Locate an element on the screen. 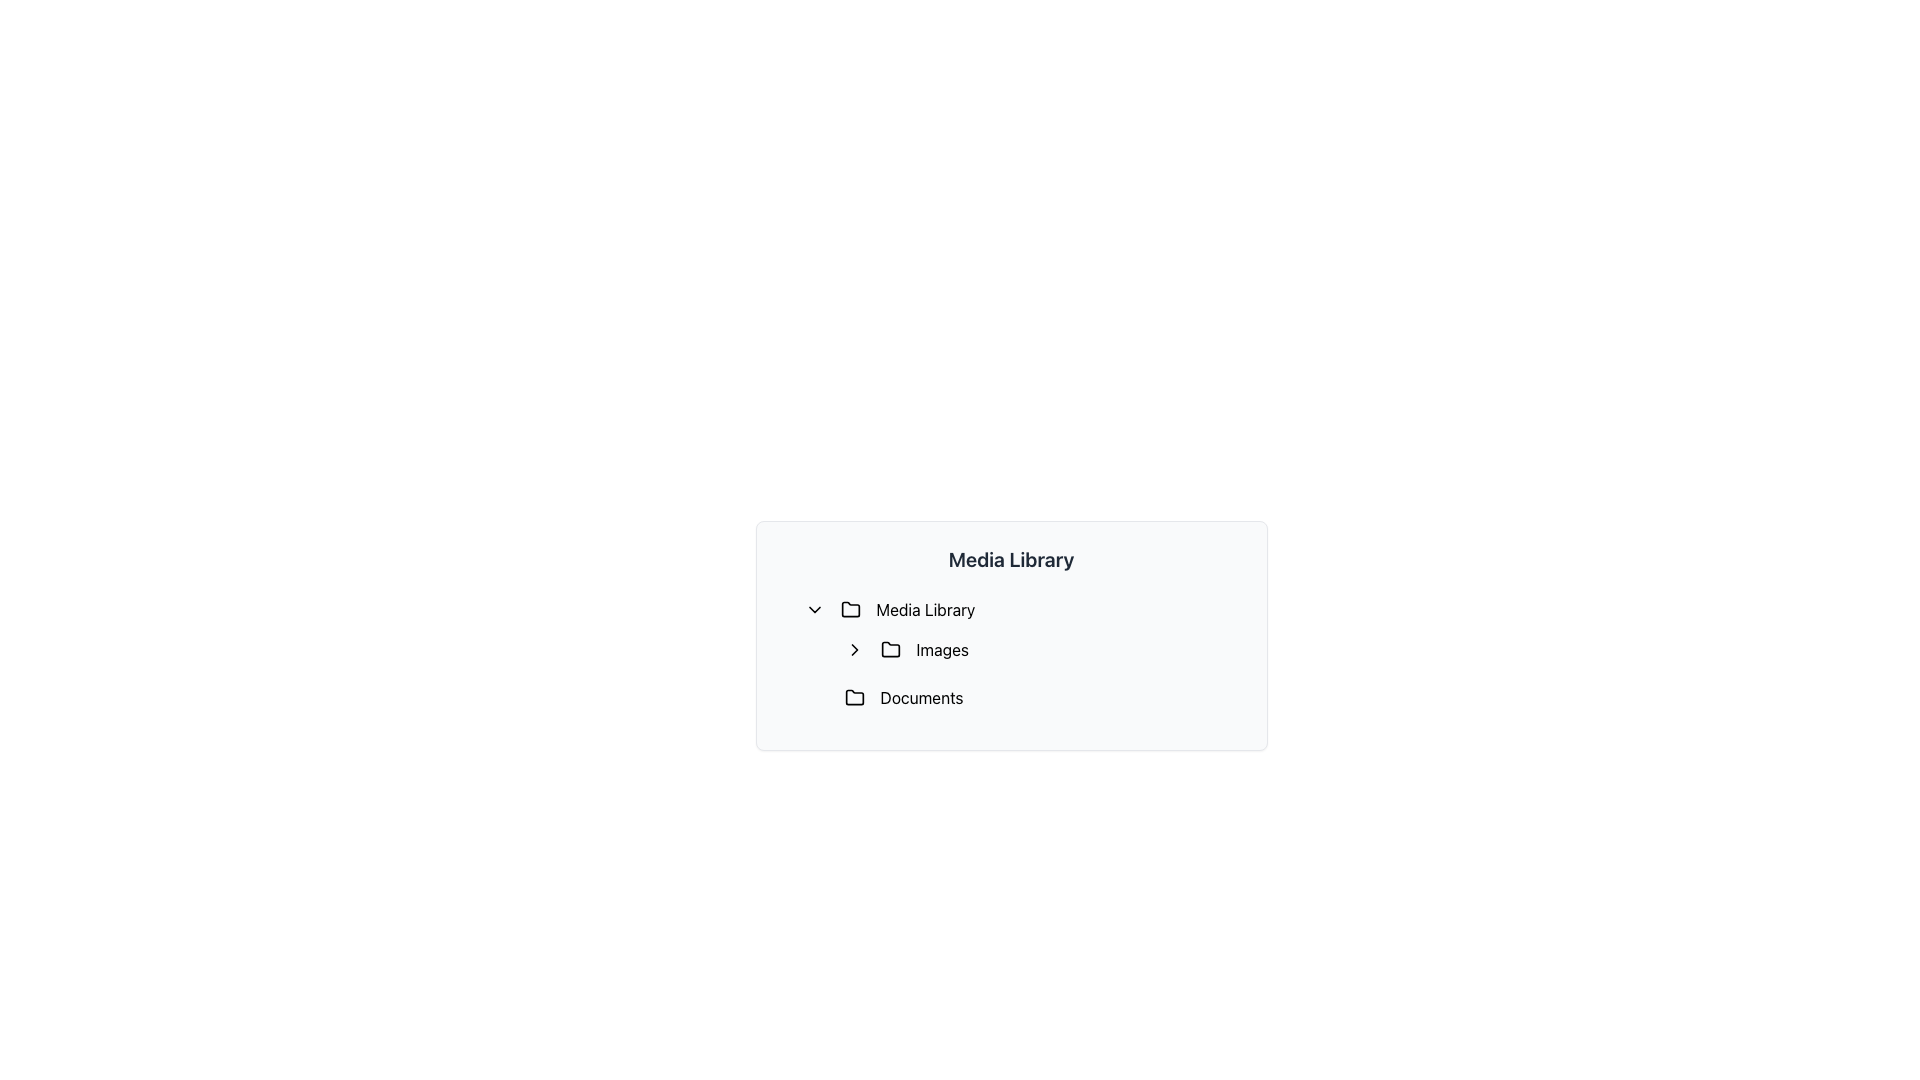 Image resolution: width=1920 pixels, height=1080 pixels. the text label for the 'Documents' folder located to the right of the folder icon in the file system tree structure is located at coordinates (920, 697).